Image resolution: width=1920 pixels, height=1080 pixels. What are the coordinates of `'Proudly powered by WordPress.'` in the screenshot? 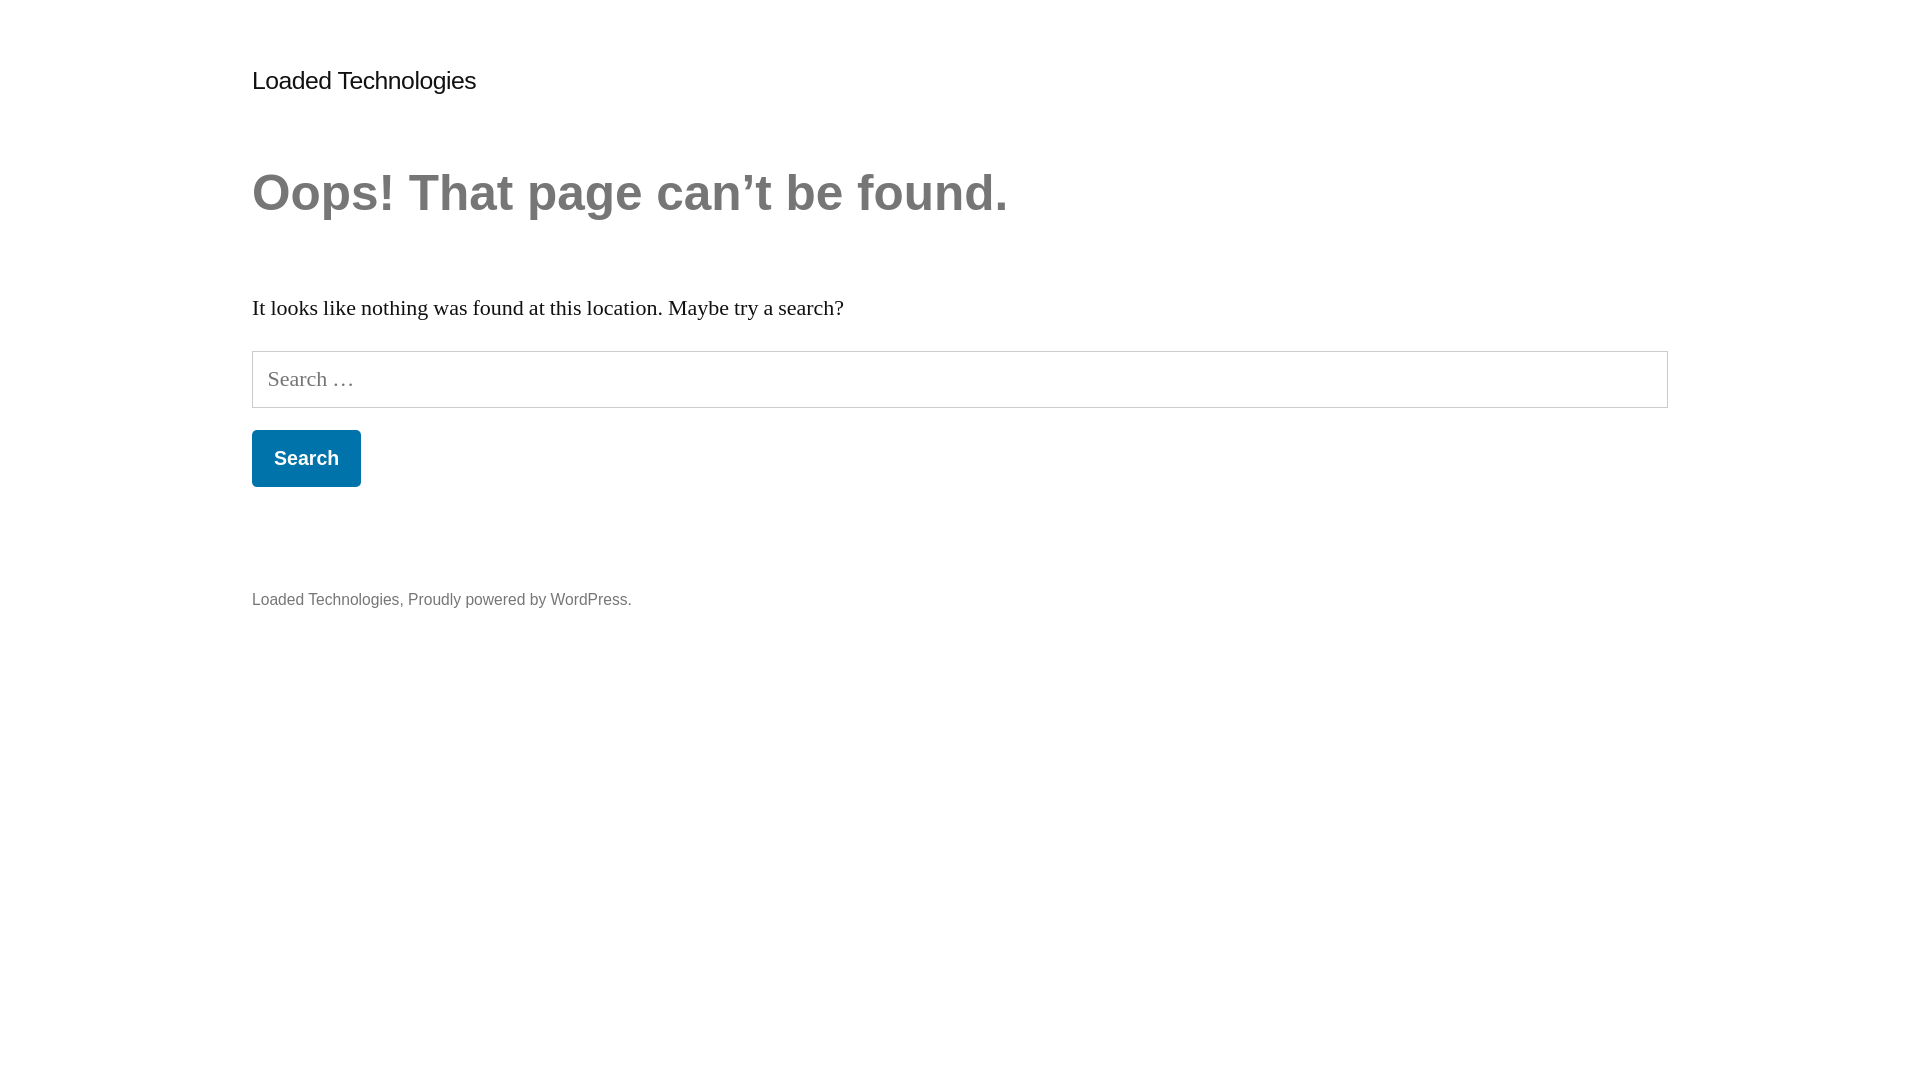 It's located at (519, 598).